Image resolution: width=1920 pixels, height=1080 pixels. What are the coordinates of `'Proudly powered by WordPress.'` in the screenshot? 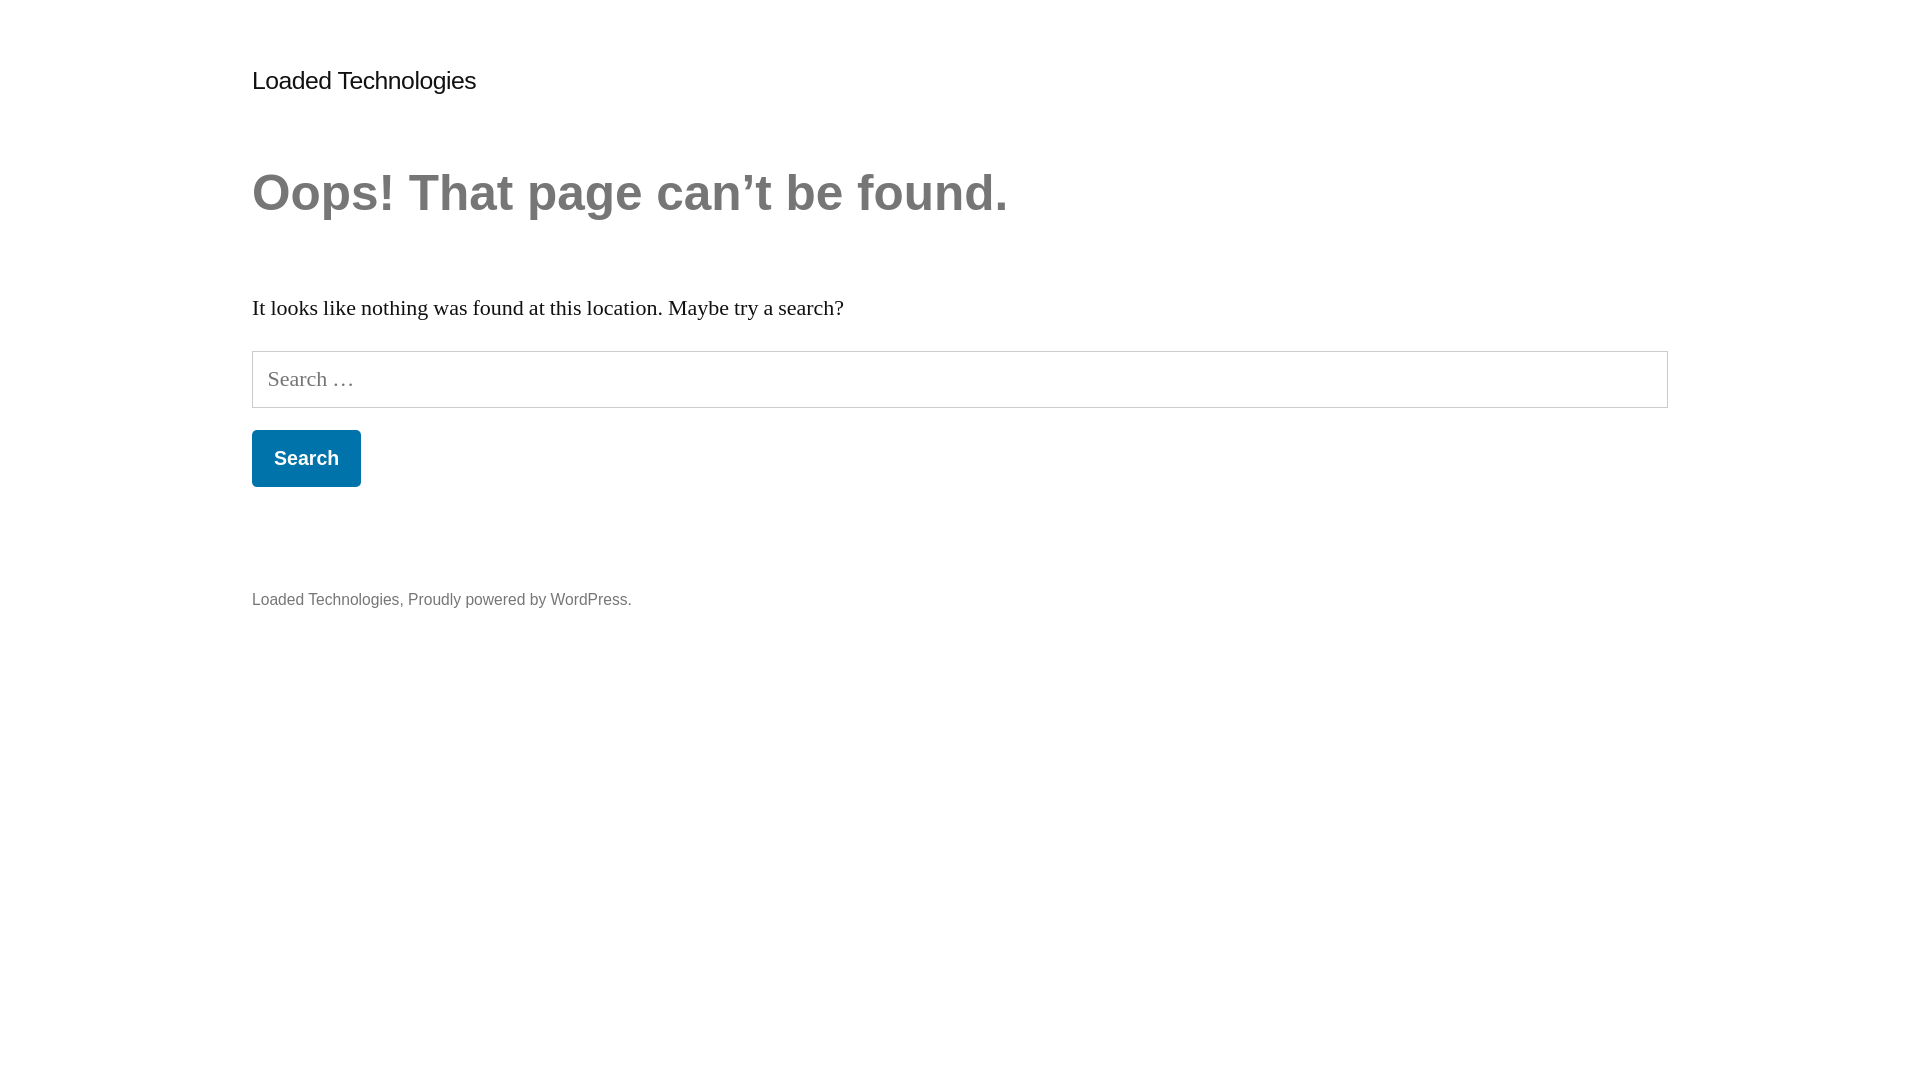 It's located at (519, 598).